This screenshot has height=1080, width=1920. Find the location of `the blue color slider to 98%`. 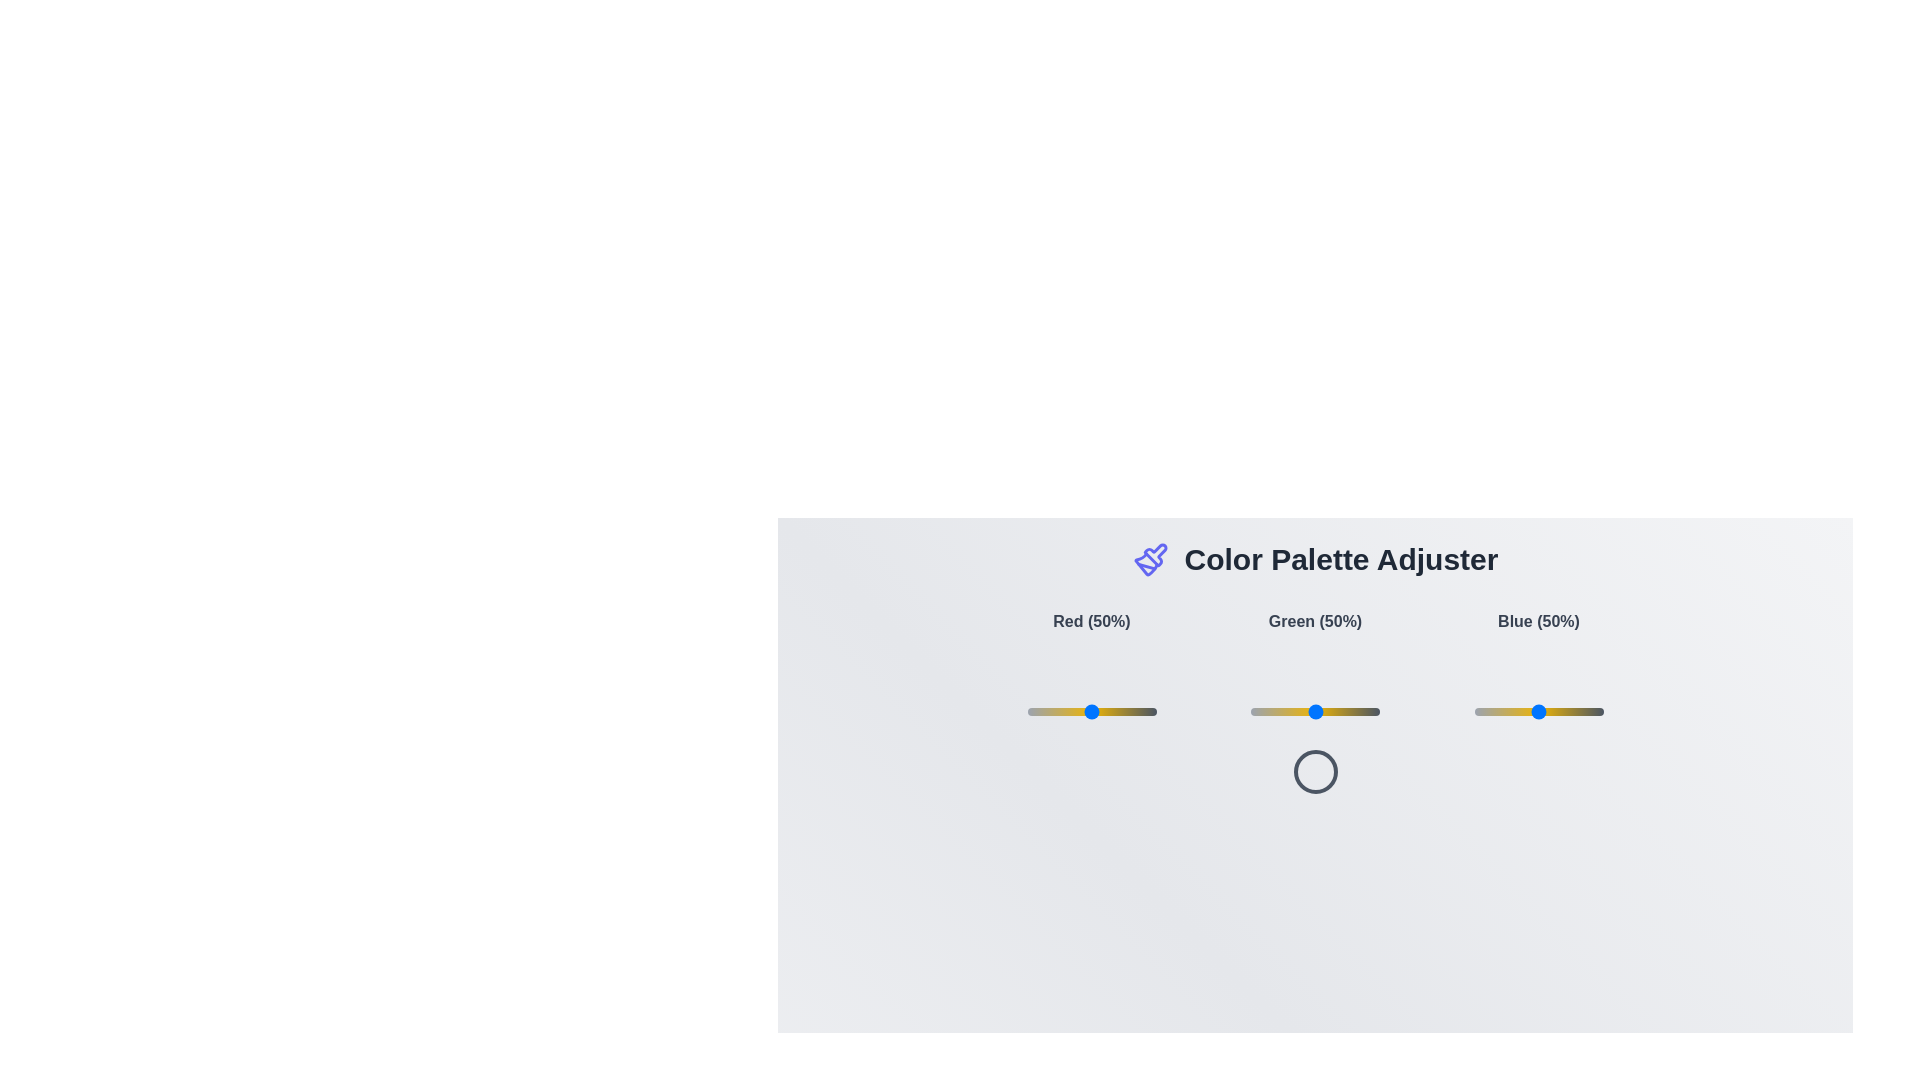

the blue color slider to 98% is located at coordinates (1600, 711).